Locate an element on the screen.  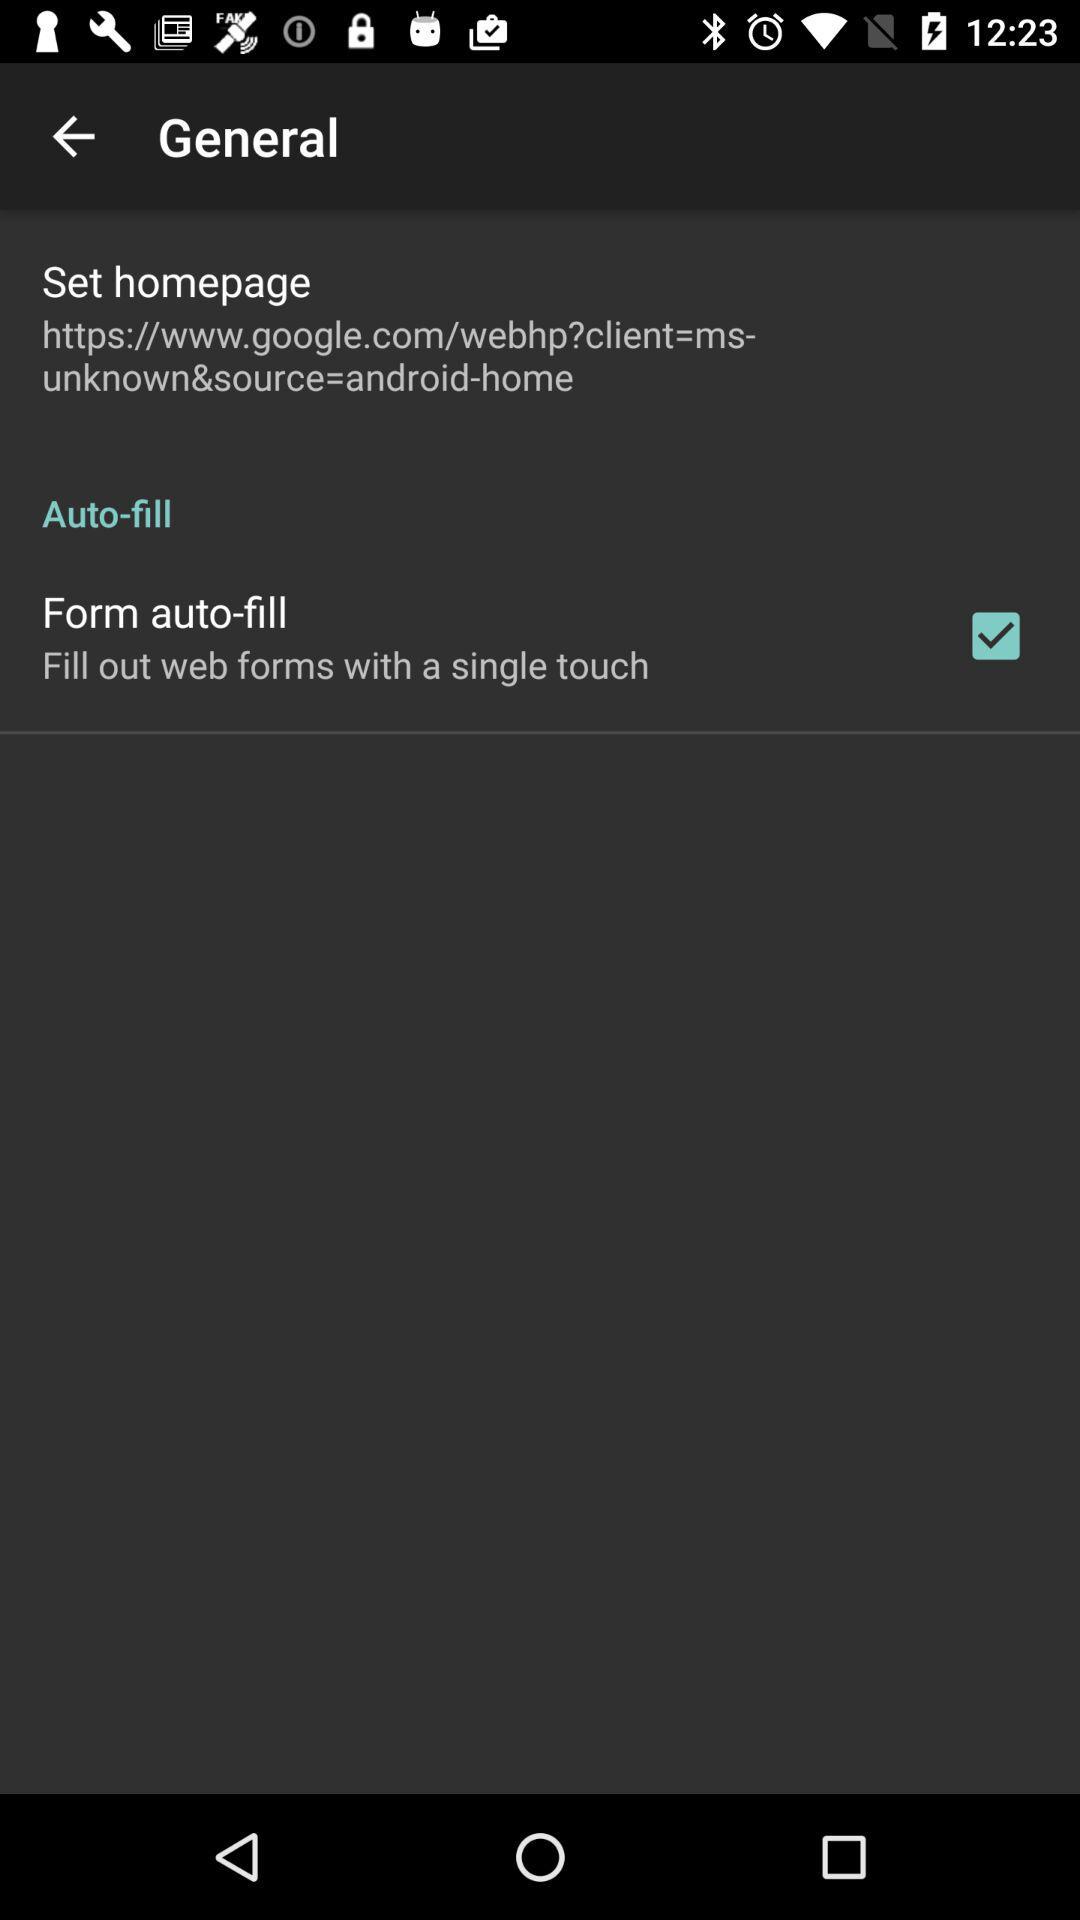
the fill out web is located at coordinates (344, 664).